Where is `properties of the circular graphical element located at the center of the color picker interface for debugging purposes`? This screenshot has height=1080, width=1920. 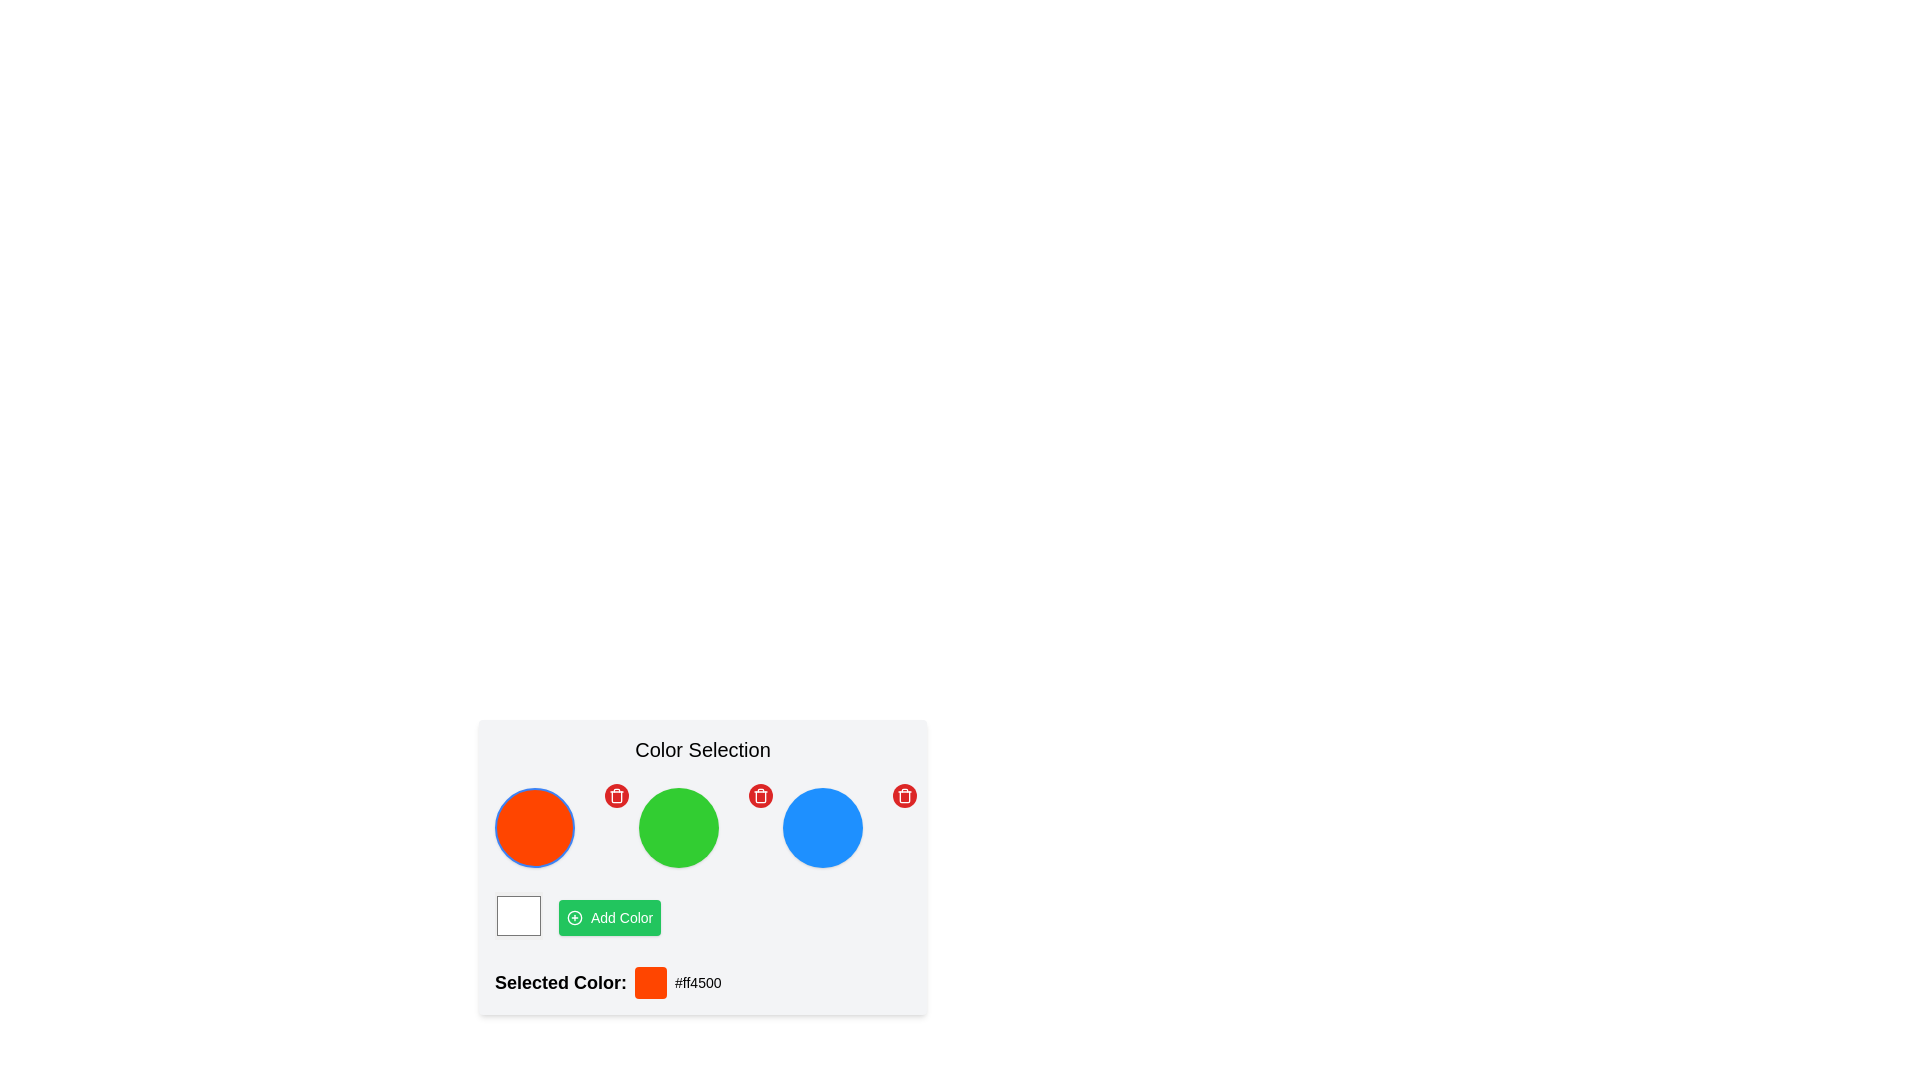 properties of the circular graphical element located at the center of the color picker interface for debugging purposes is located at coordinates (574, 917).